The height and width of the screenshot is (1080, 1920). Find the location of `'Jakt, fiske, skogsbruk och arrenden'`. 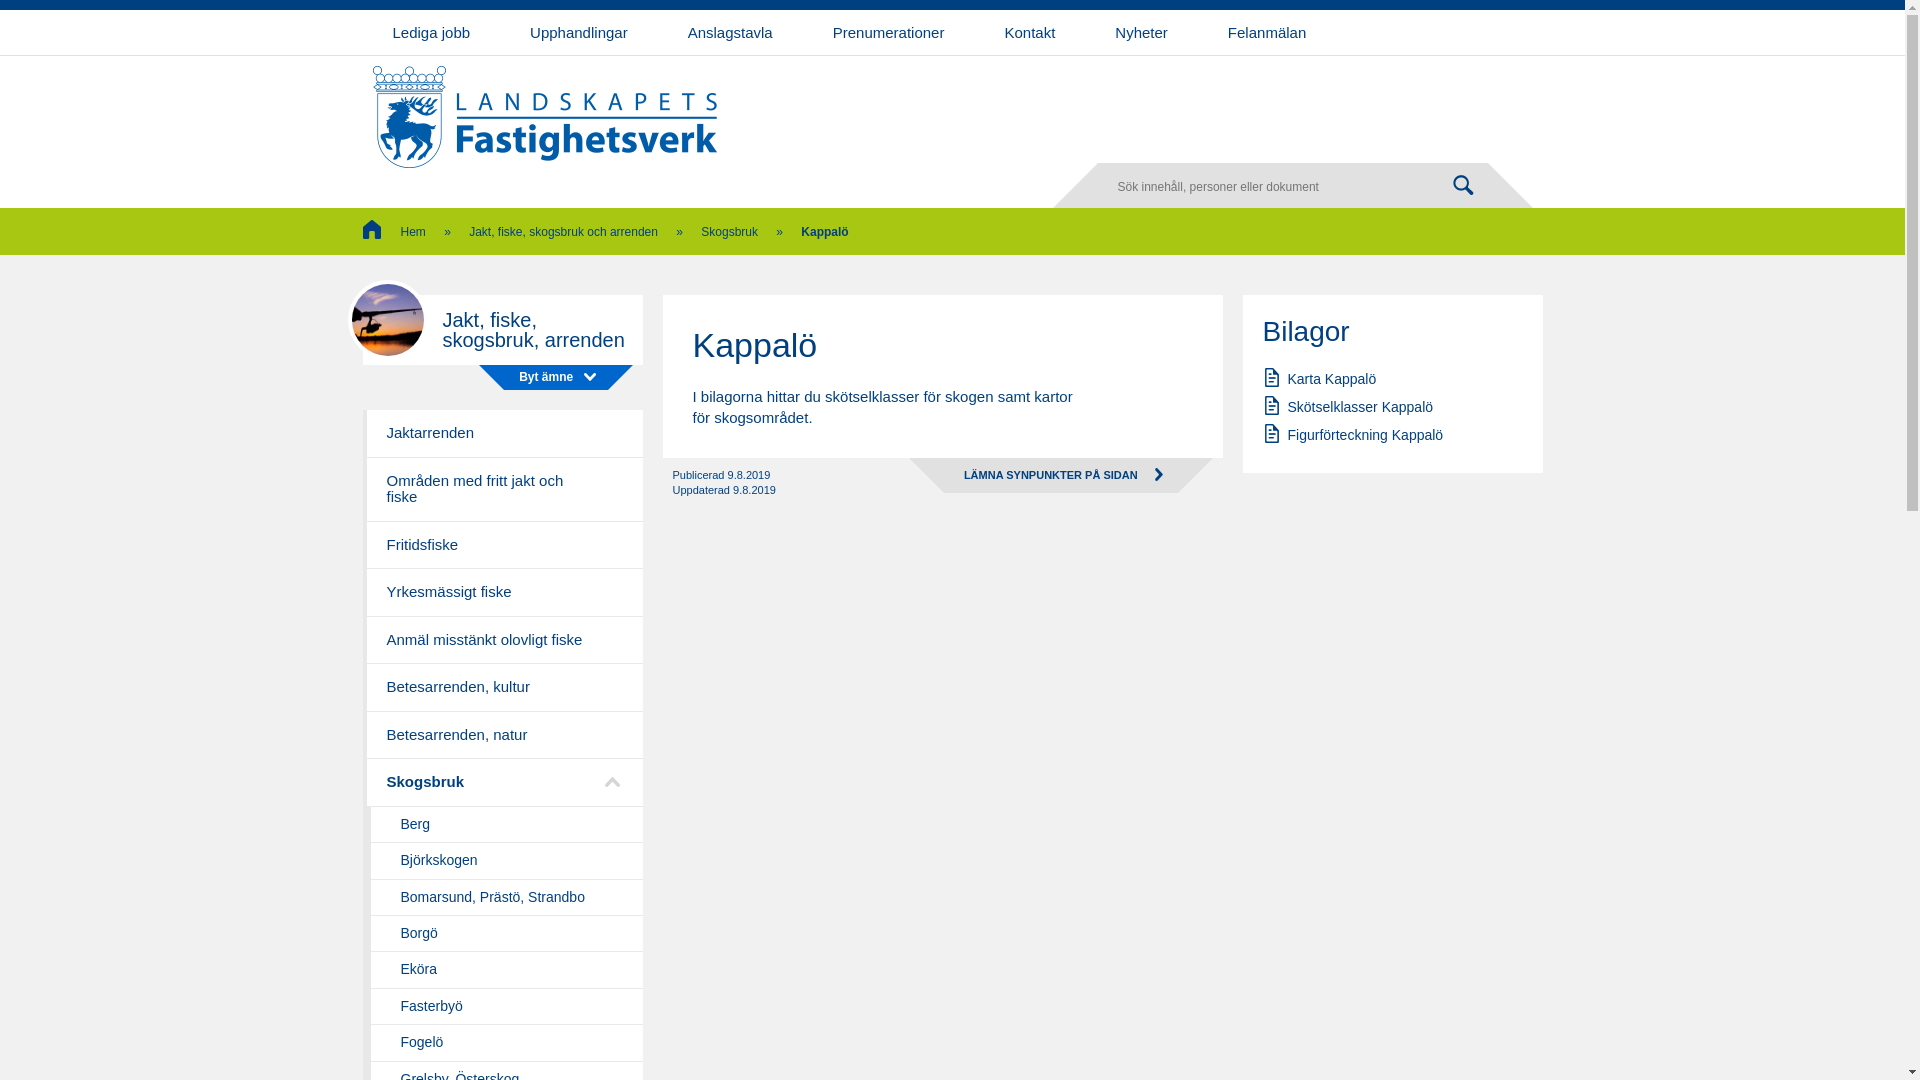

'Jakt, fiske, skogsbruk och arrenden' is located at coordinates (468, 230).